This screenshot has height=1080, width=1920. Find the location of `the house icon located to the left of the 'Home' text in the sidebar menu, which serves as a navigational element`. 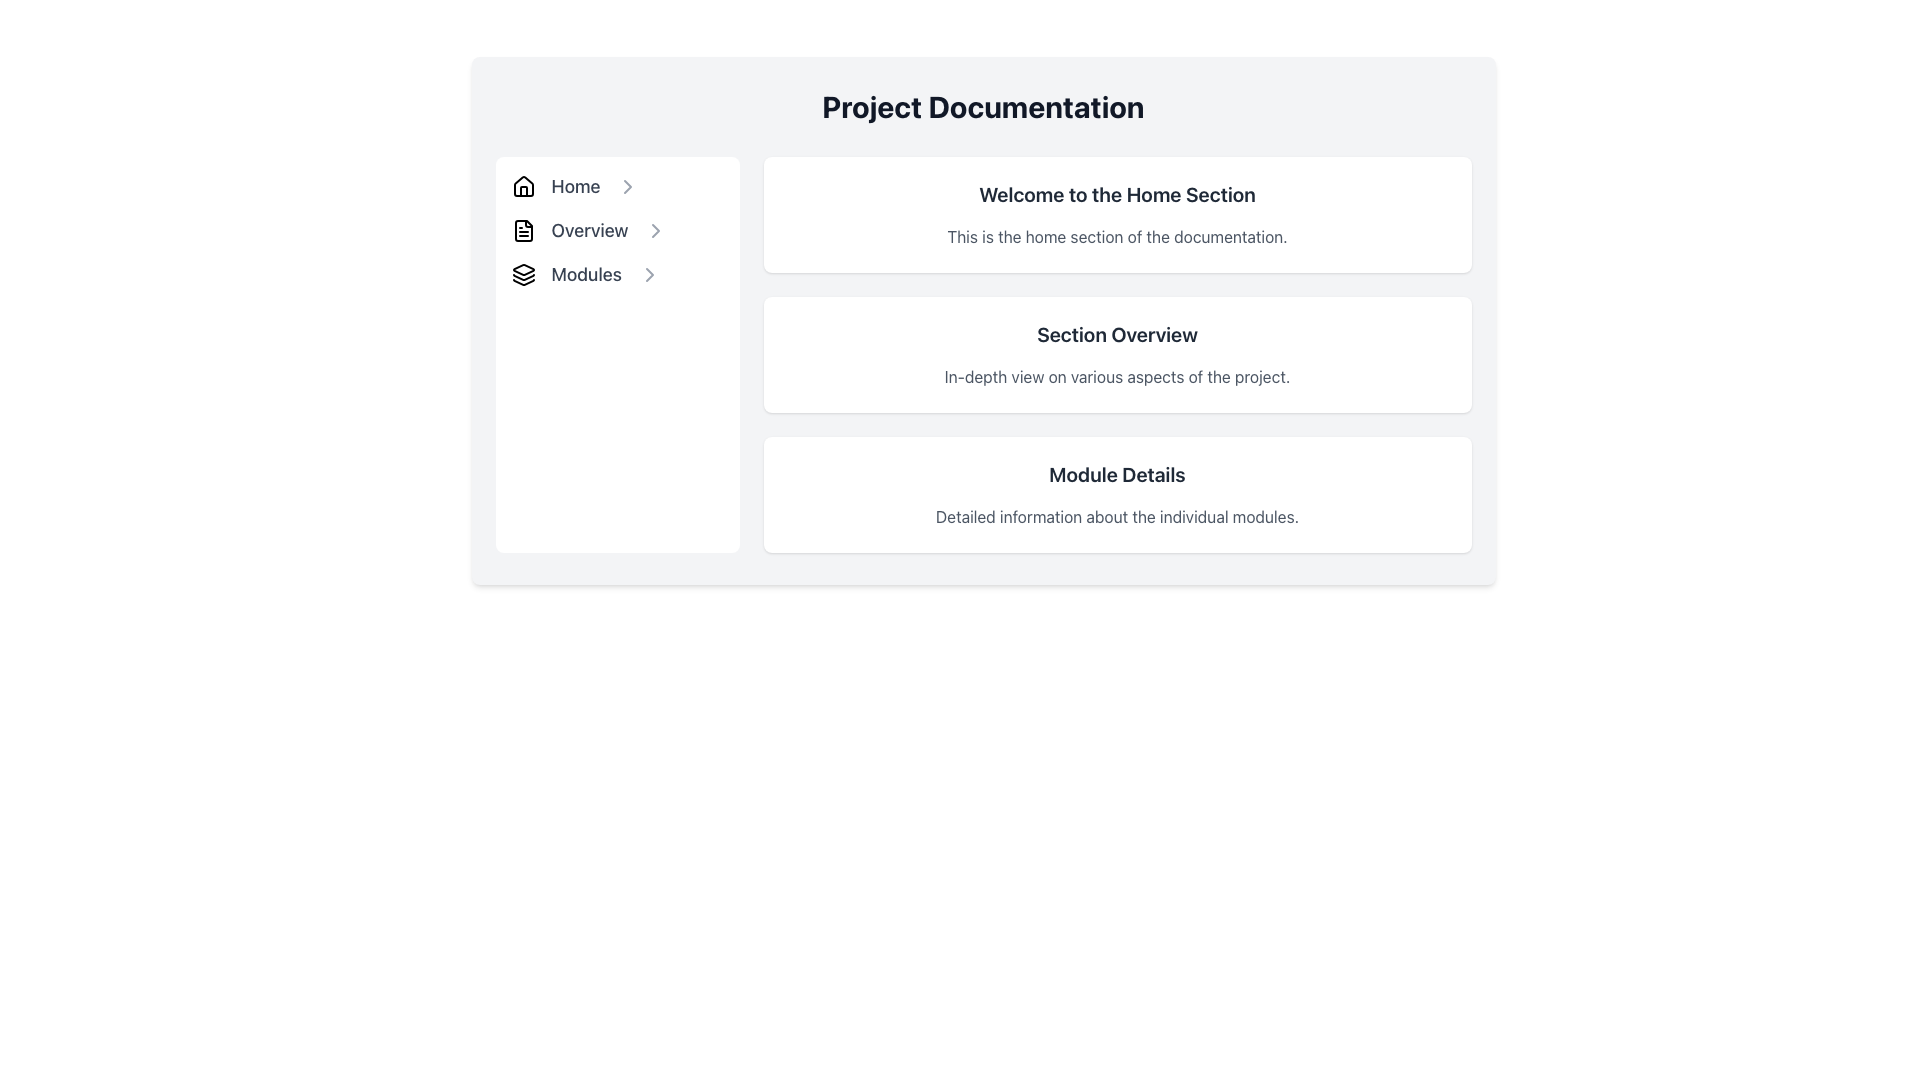

the house icon located to the left of the 'Home' text in the sidebar menu, which serves as a navigational element is located at coordinates (523, 186).